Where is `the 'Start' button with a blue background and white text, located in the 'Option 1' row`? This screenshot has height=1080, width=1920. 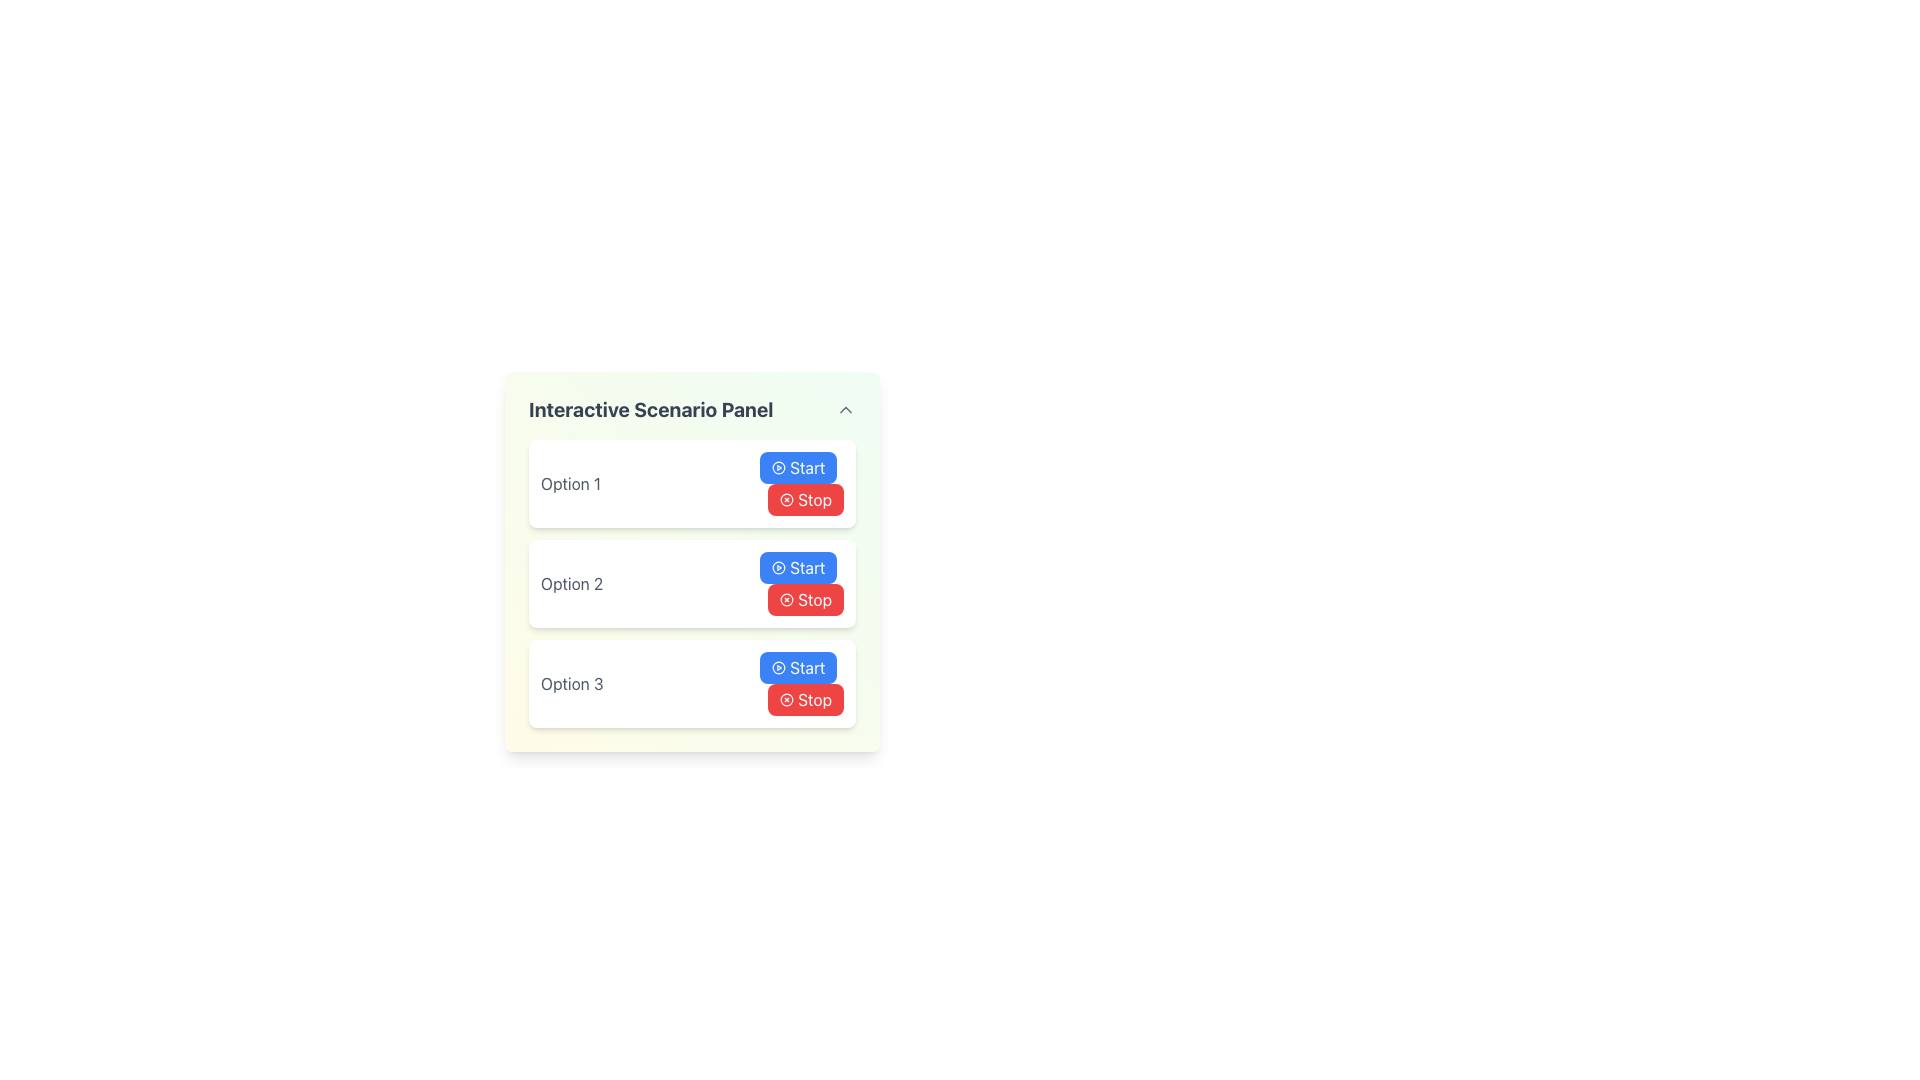 the 'Start' button with a blue background and white text, located in the 'Option 1' row is located at coordinates (797, 467).